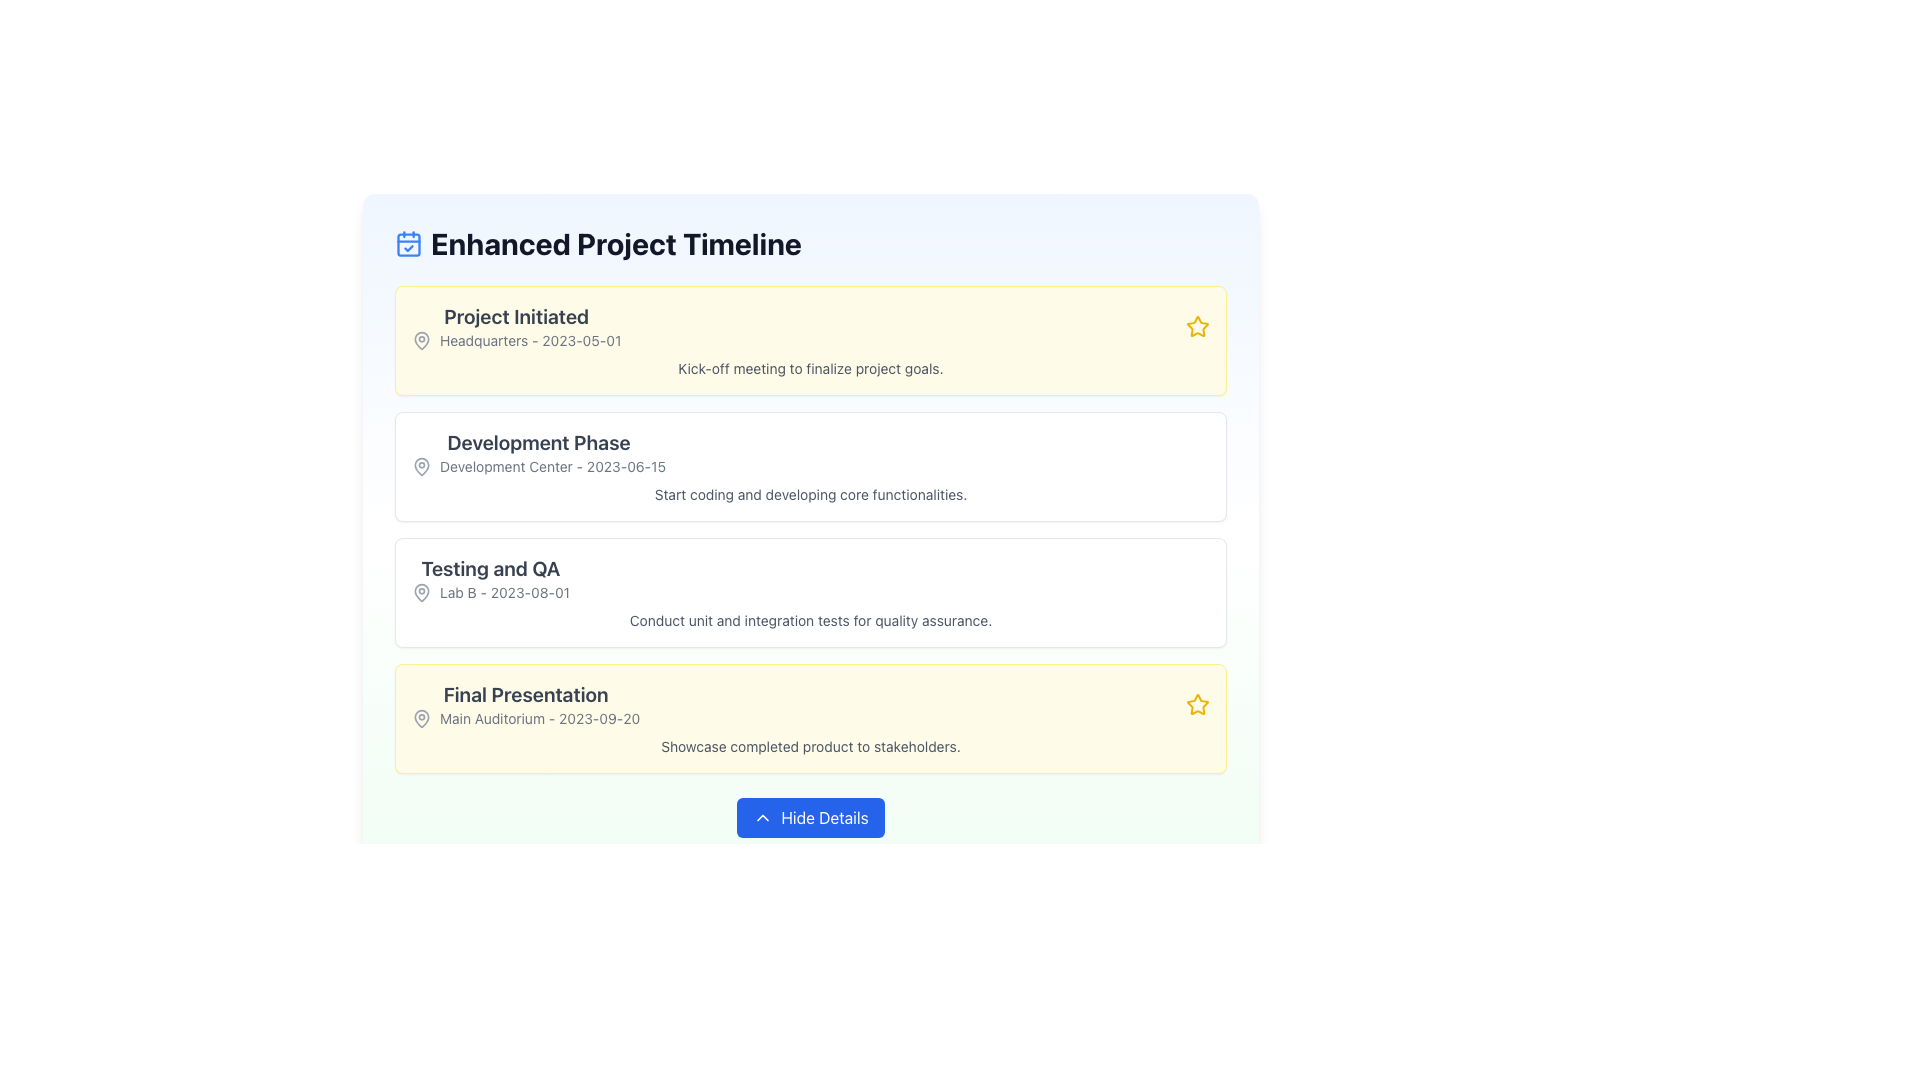 The width and height of the screenshot is (1920, 1080). I want to click on the text label that reads 'Conduct unit and integration tests for quality assurance.' located in the 'Testing and QA' section of the timeline interface, so click(811, 620).